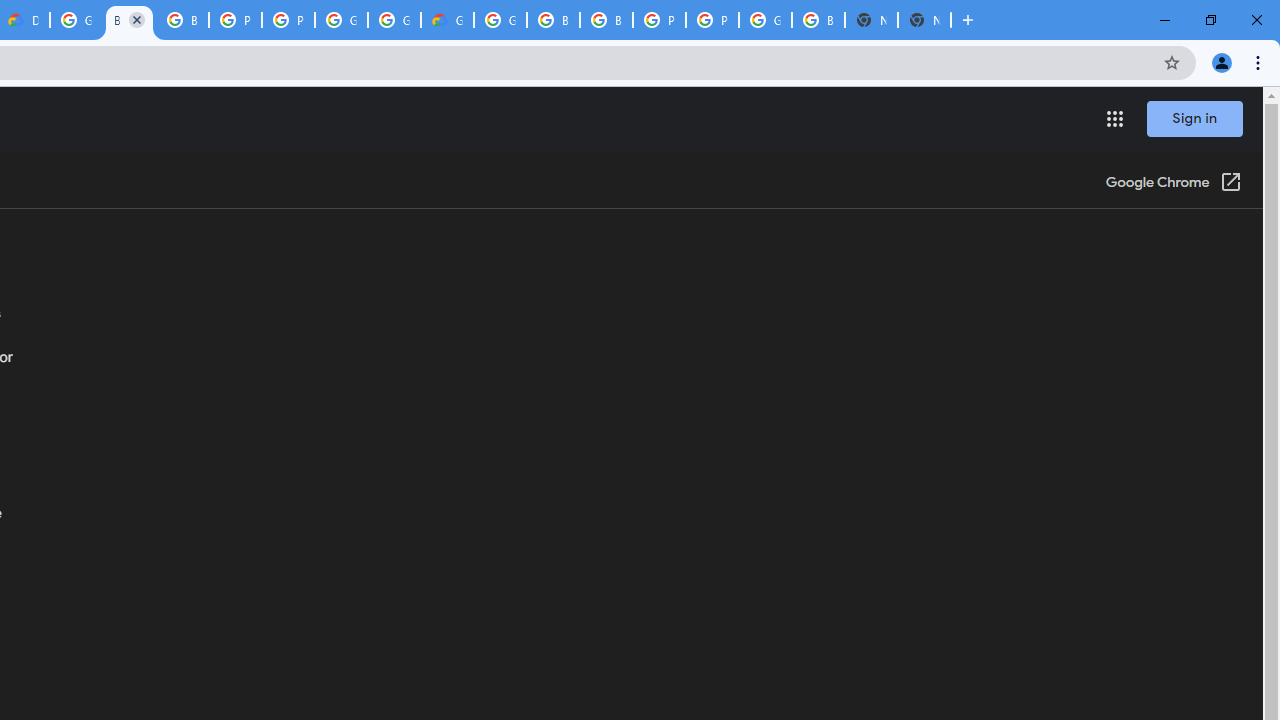  I want to click on 'Browse Chrome as a guest - Computer - Google Chrome Help', so click(128, 20).